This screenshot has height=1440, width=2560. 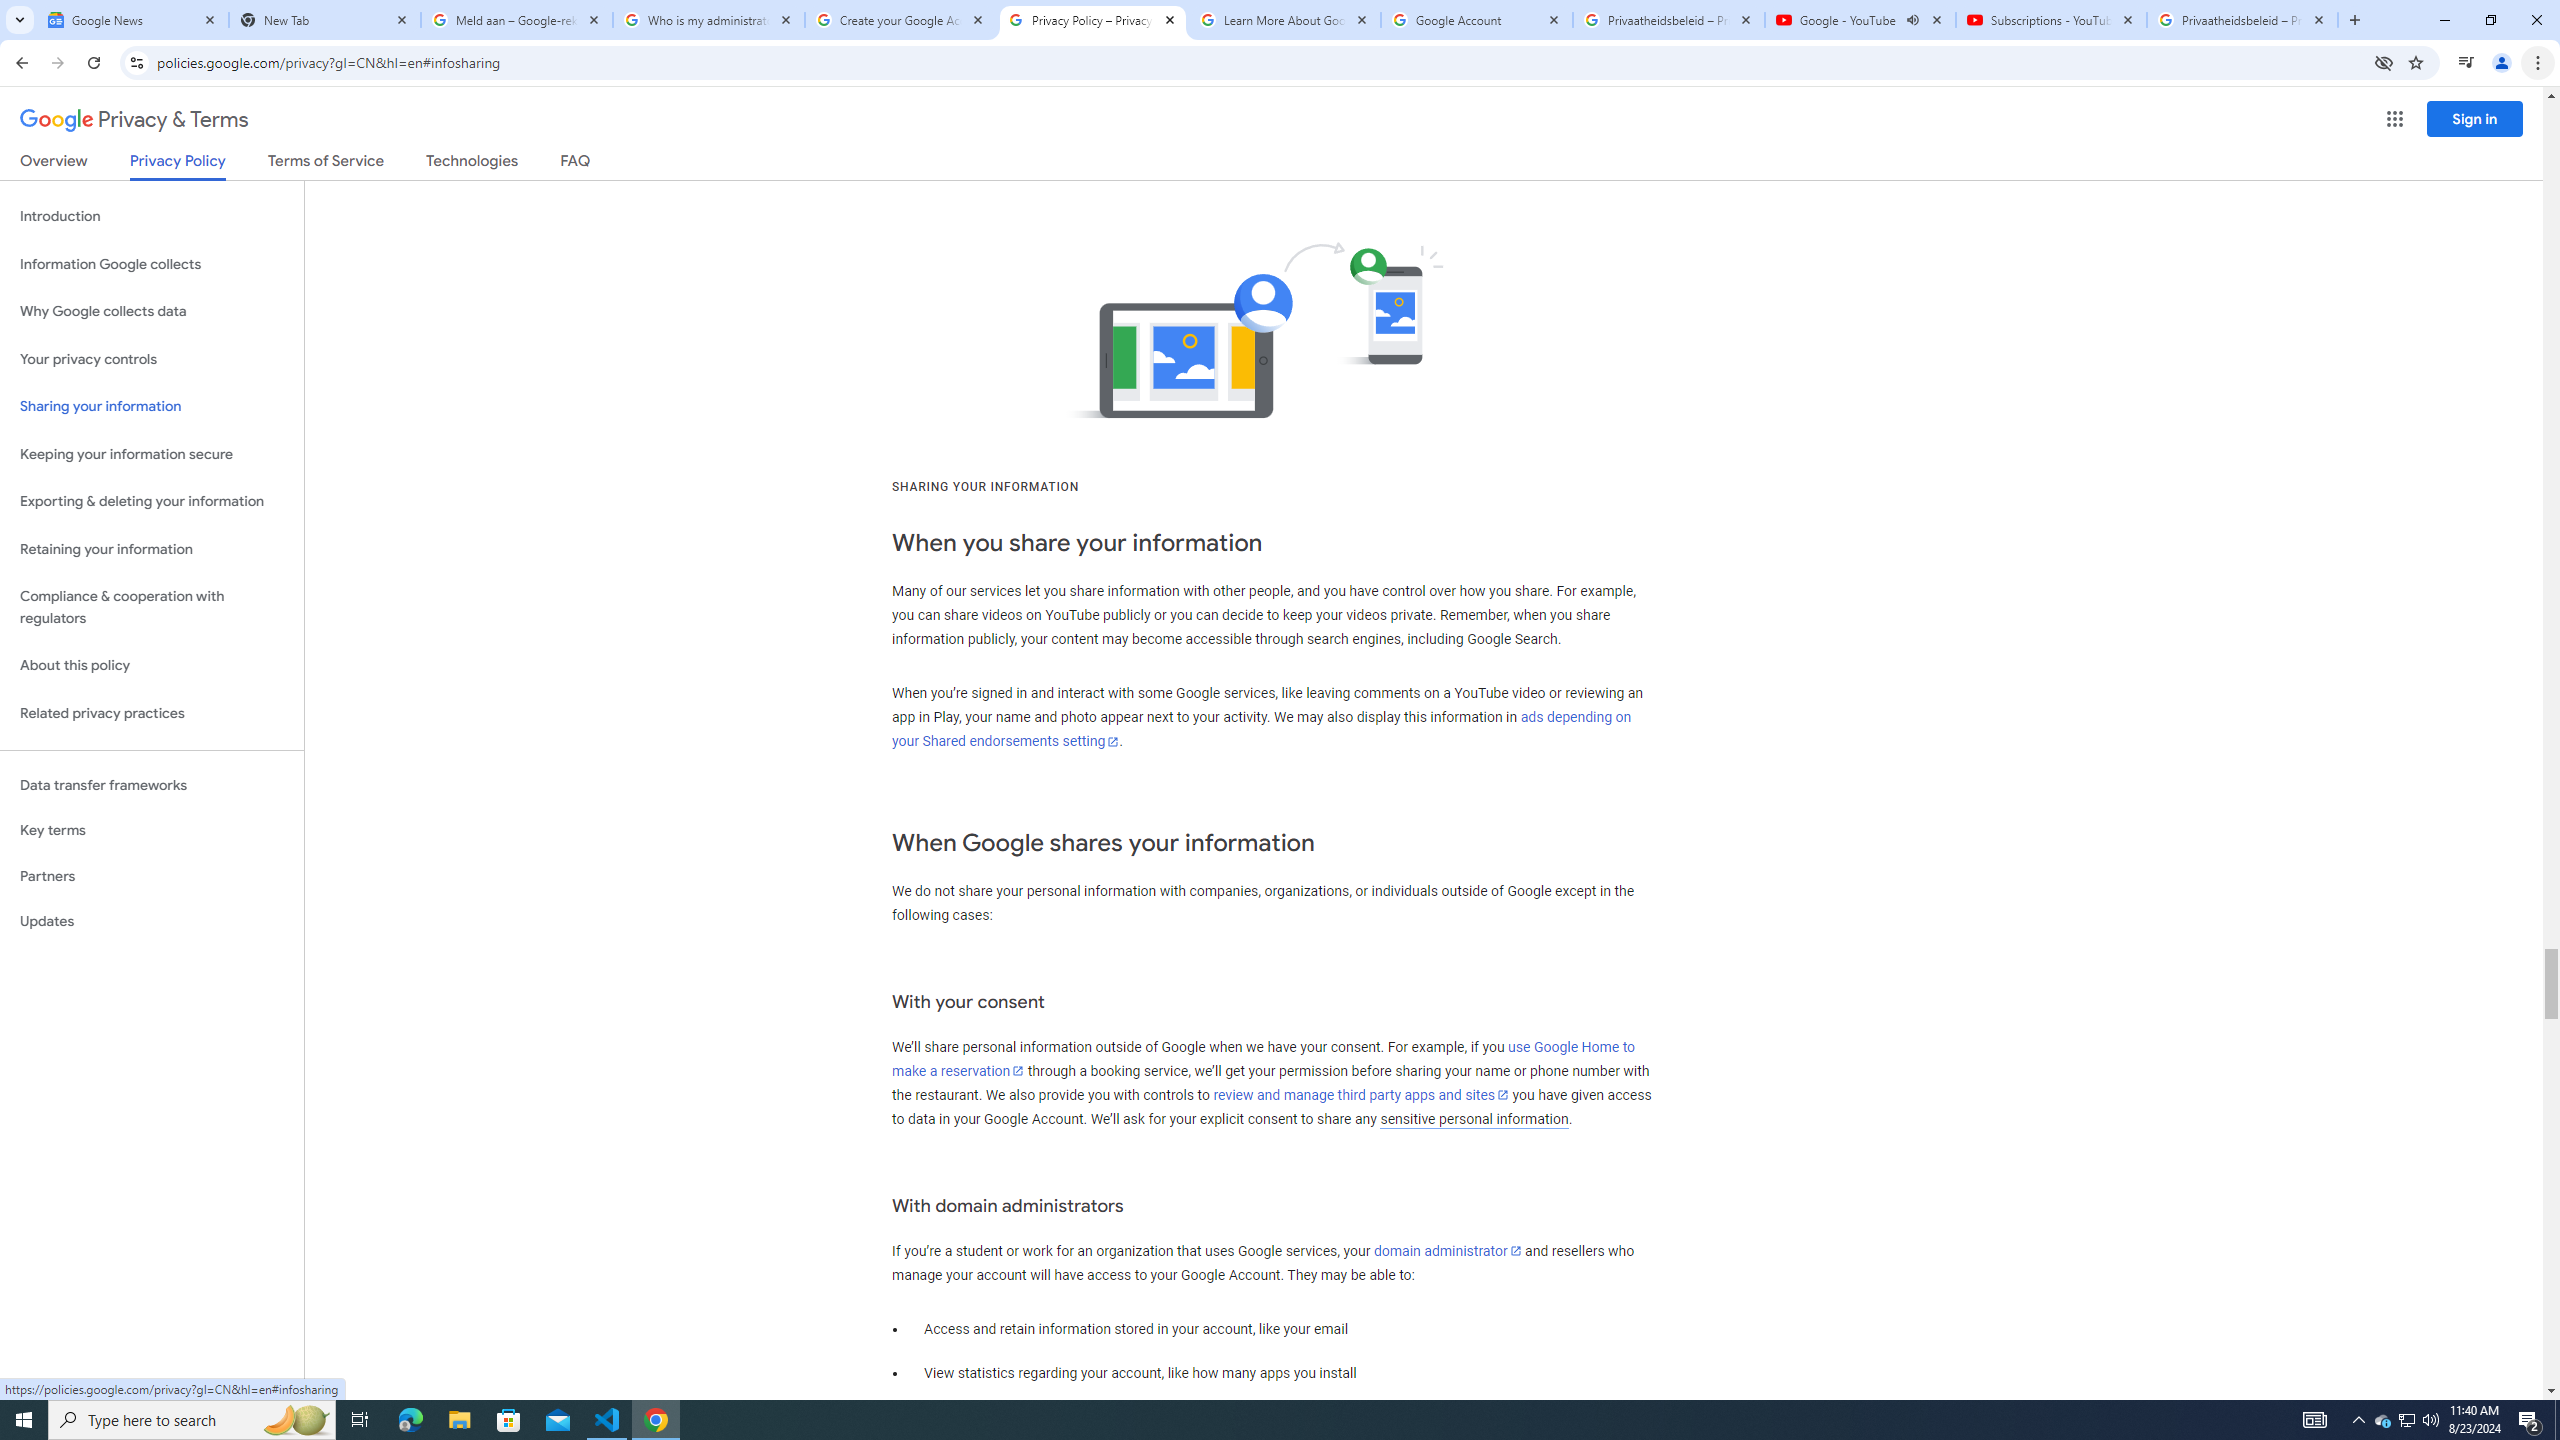 What do you see at coordinates (151, 666) in the screenshot?
I see `'About this policy'` at bounding box center [151, 666].